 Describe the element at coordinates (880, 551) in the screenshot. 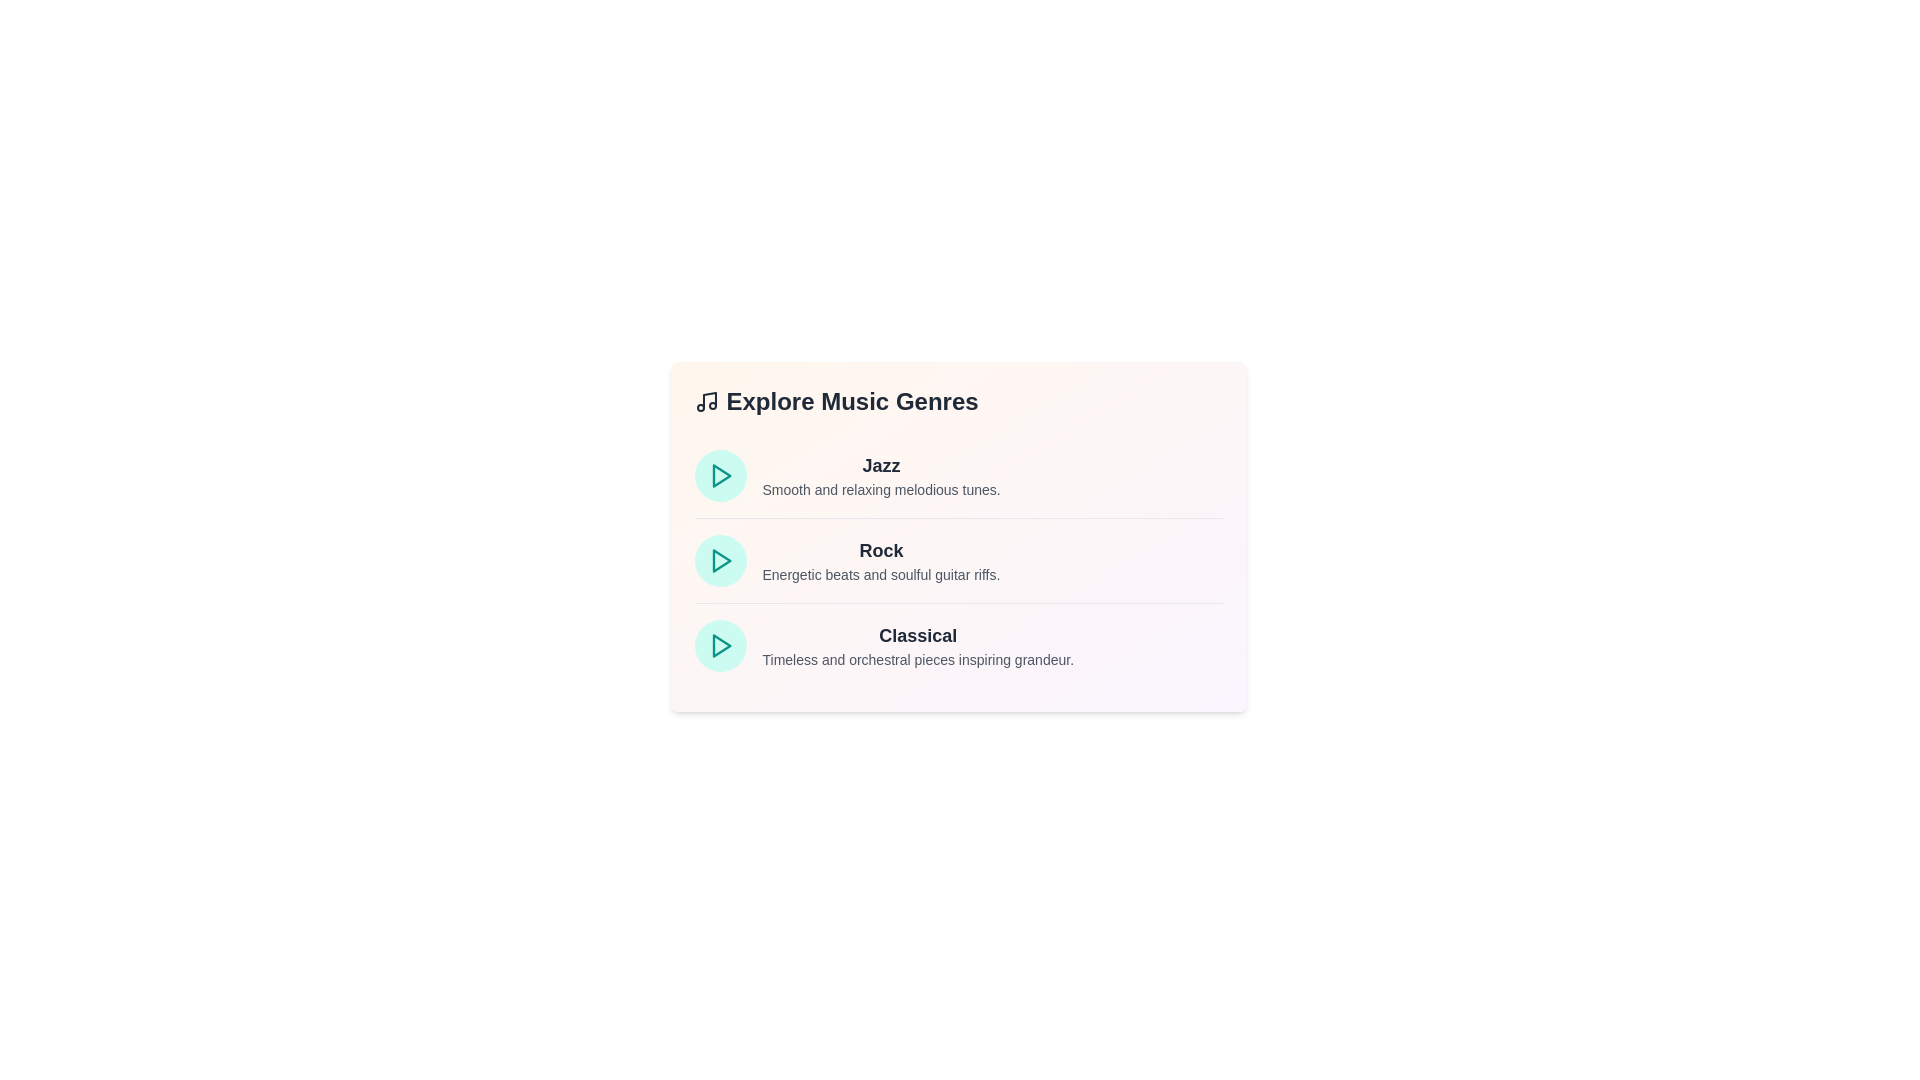

I see `the genre name Rock to view its tooltip` at that location.